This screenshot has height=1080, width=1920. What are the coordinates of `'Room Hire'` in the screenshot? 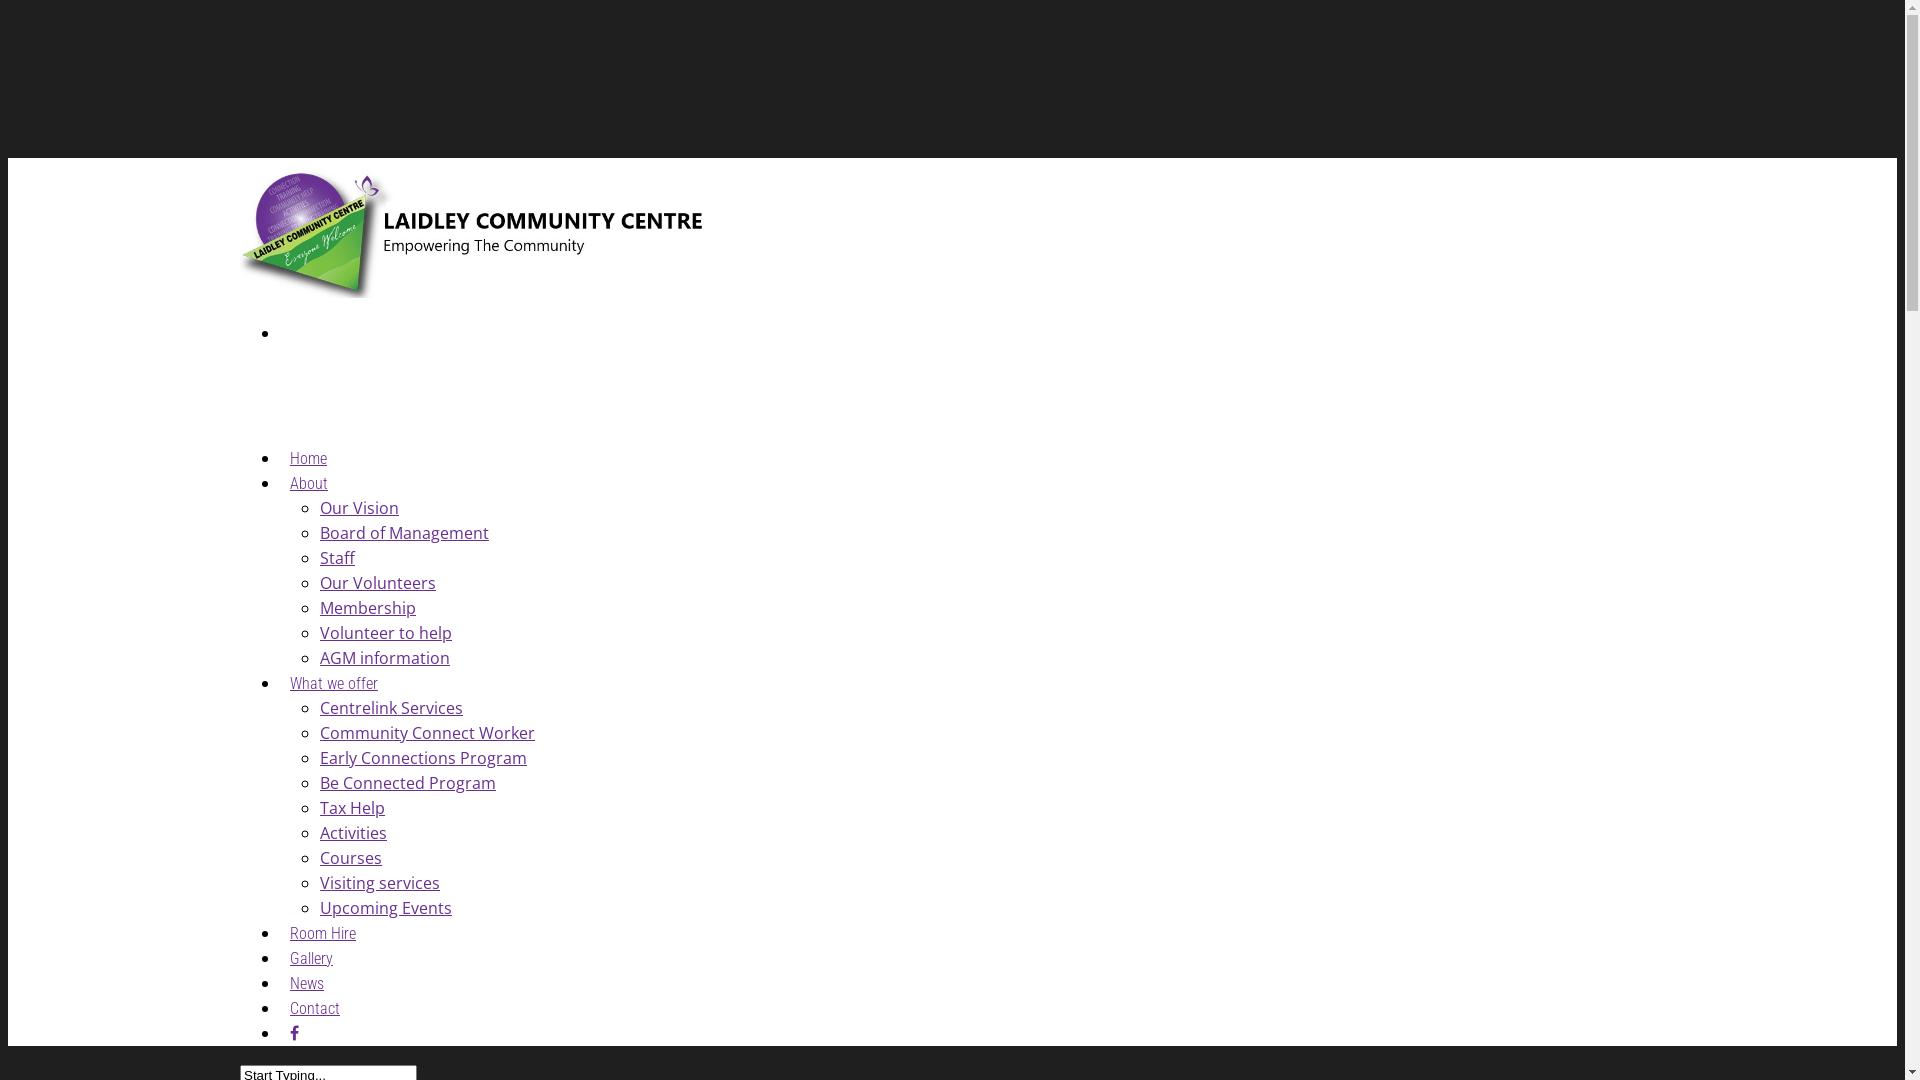 It's located at (322, 938).